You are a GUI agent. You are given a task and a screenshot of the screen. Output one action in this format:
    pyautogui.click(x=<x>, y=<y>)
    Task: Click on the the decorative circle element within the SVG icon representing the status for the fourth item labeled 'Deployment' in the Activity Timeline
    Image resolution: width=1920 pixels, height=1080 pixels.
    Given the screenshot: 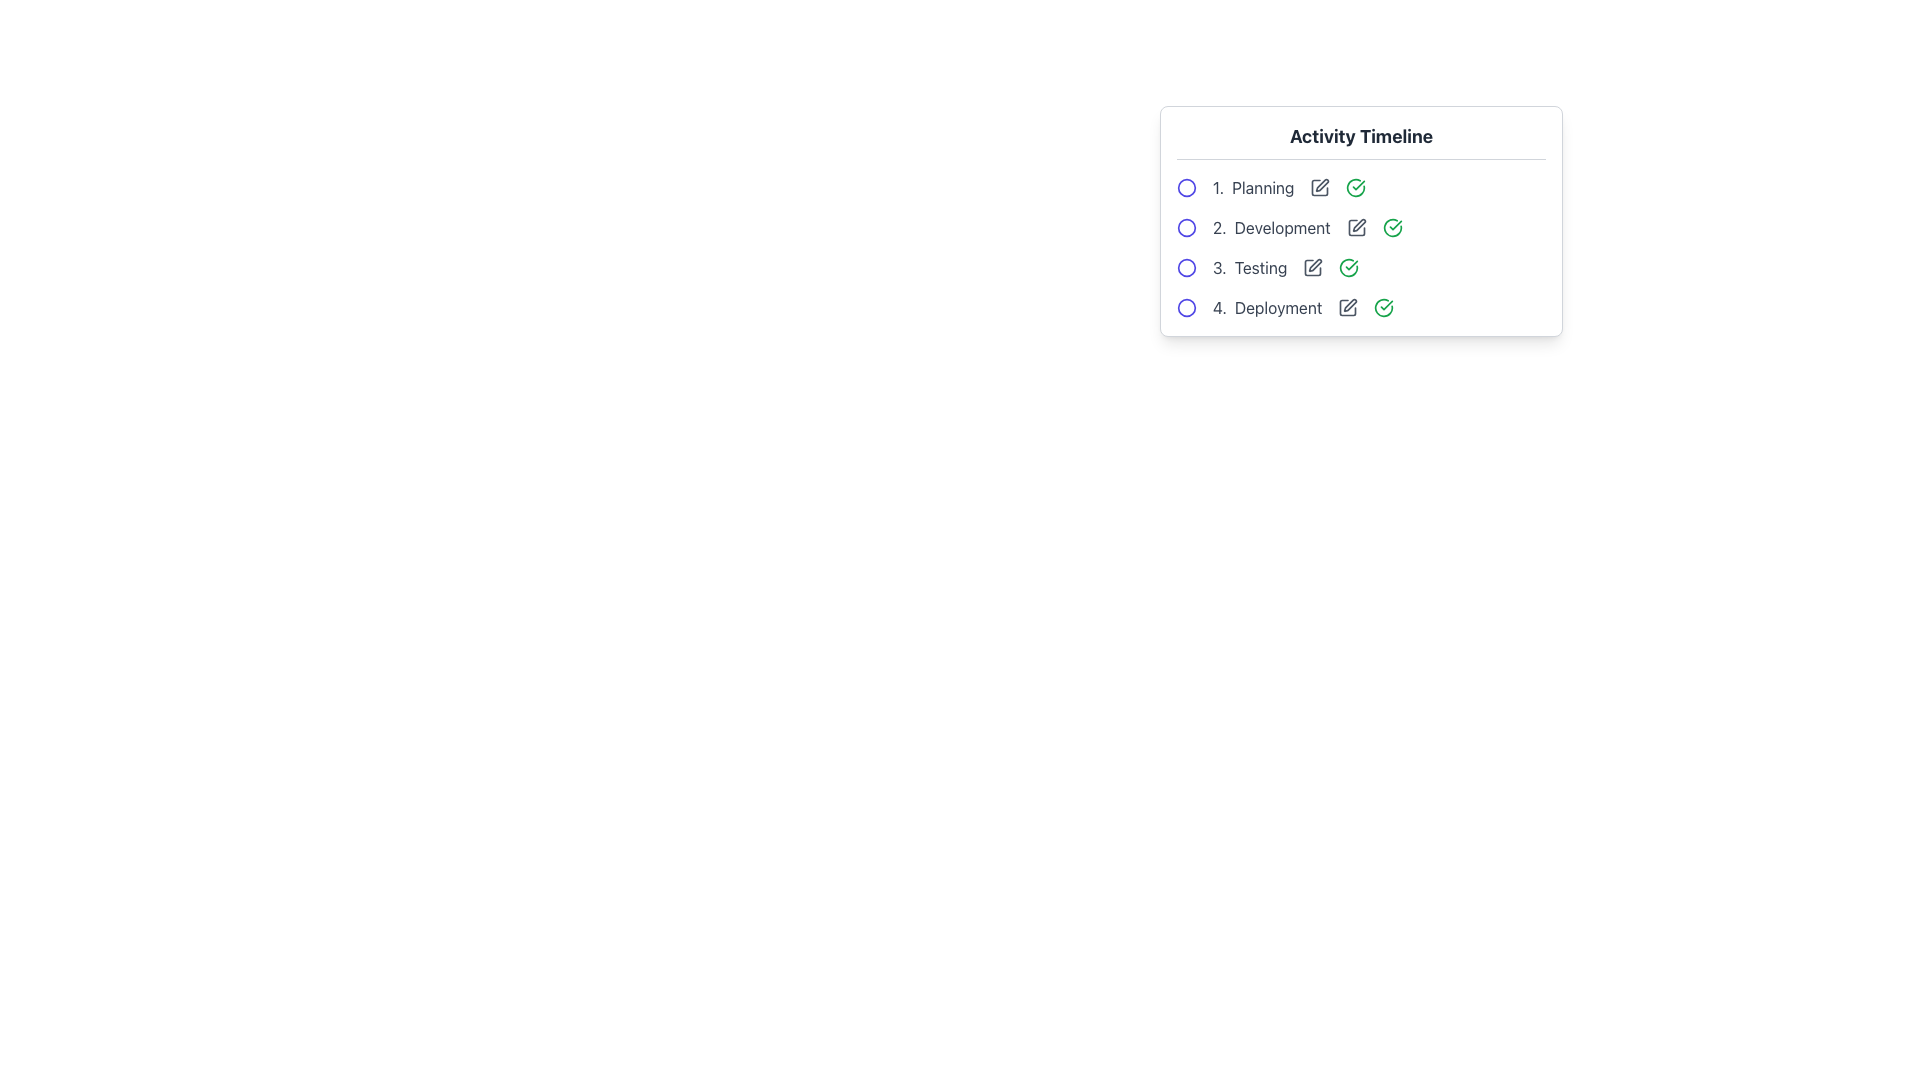 What is the action you would take?
    pyautogui.click(x=1186, y=308)
    